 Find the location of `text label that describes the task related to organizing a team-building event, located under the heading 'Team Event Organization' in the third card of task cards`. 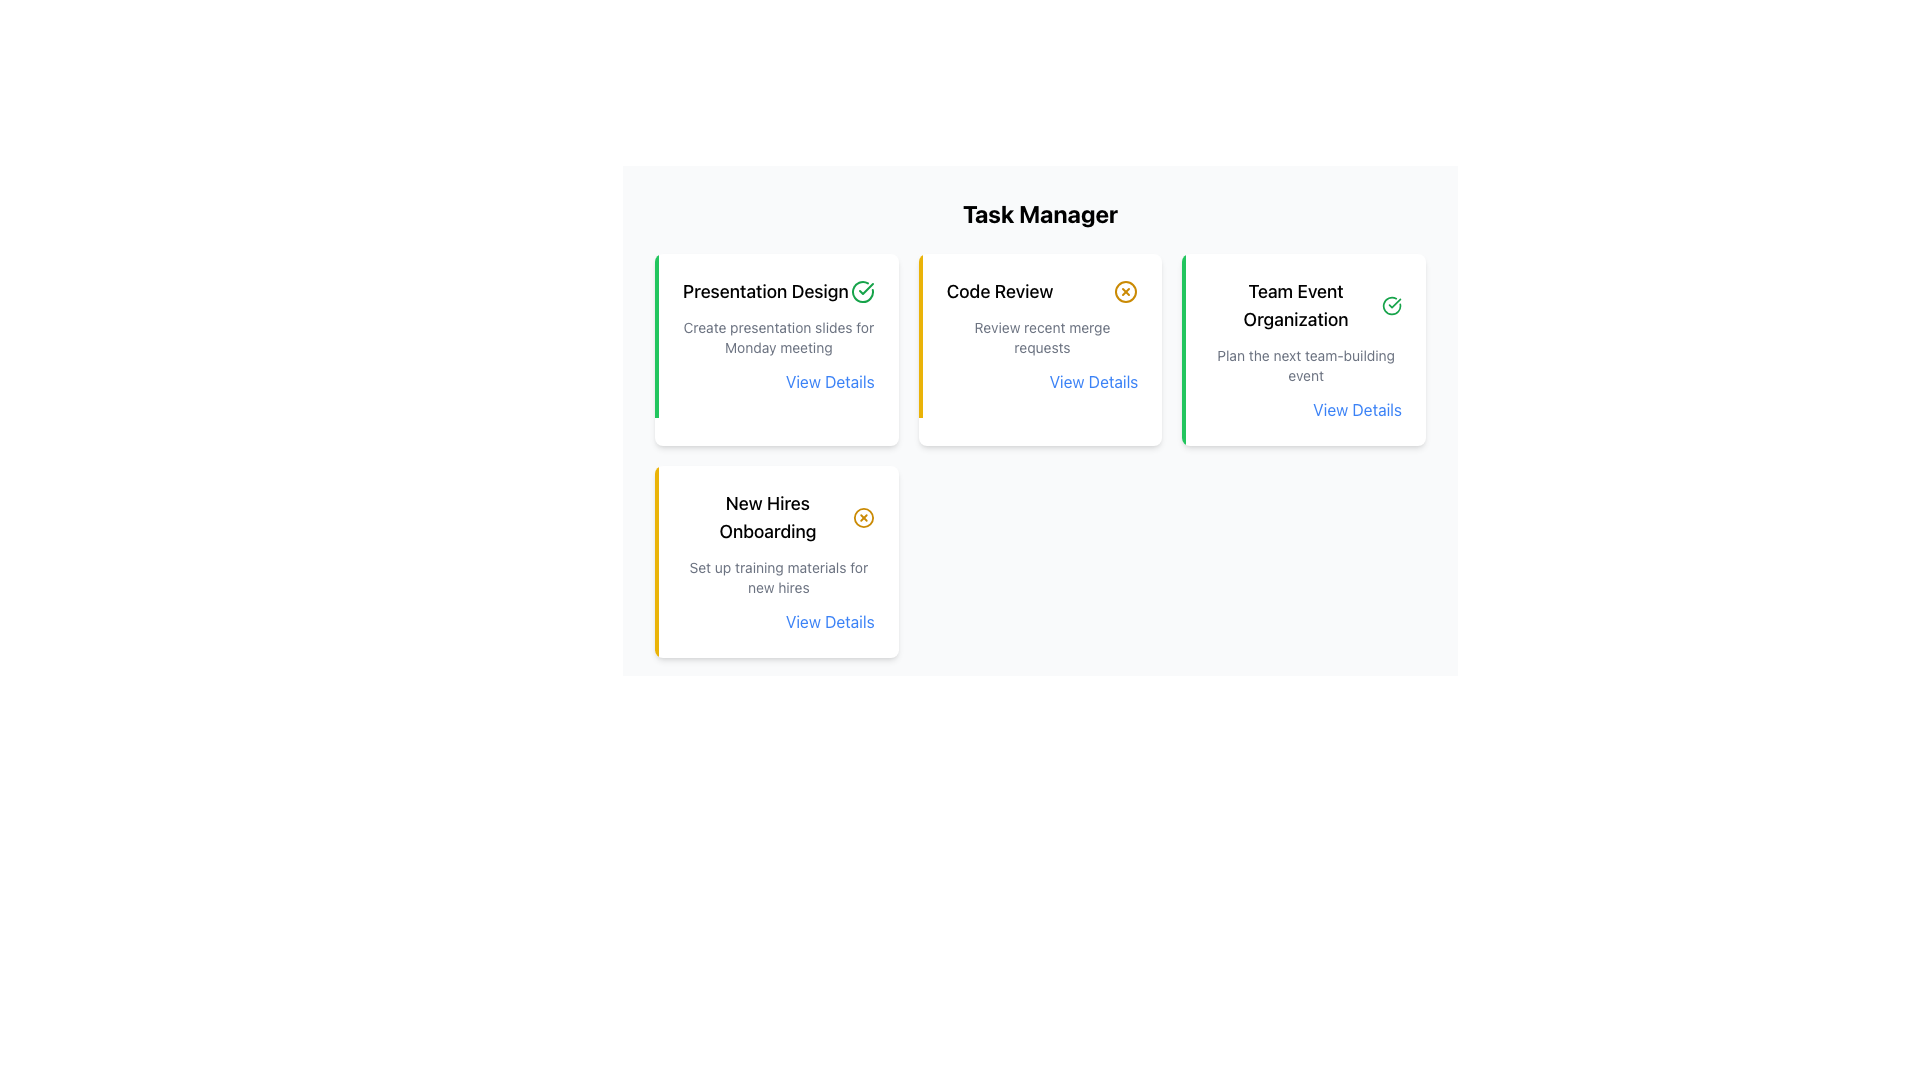

text label that describes the task related to organizing a team-building event, located under the heading 'Team Event Organization' in the third card of task cards is located at coordinates (1306, 366).